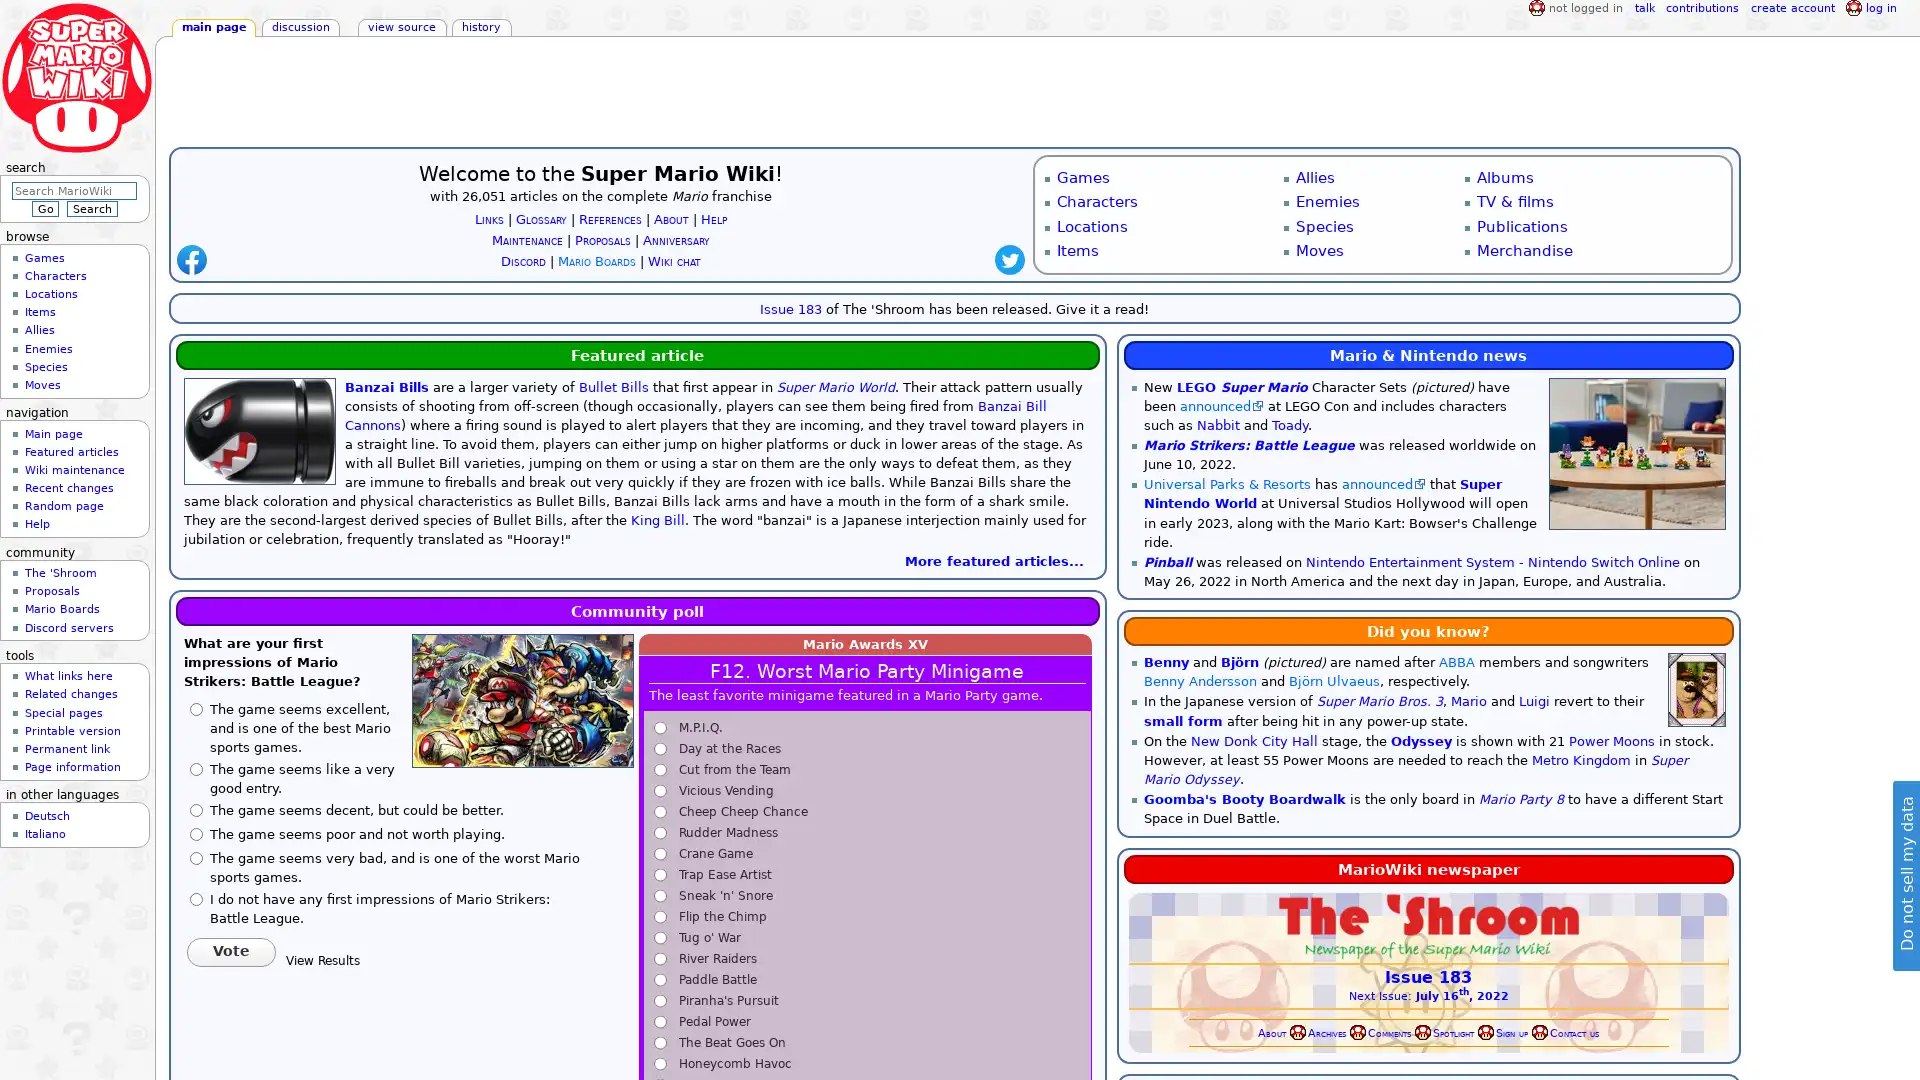 This screenshot has height=1080, width=1920. Describe the element at coordinates (90, 208) in the screenshot. I see `Search` at that location.